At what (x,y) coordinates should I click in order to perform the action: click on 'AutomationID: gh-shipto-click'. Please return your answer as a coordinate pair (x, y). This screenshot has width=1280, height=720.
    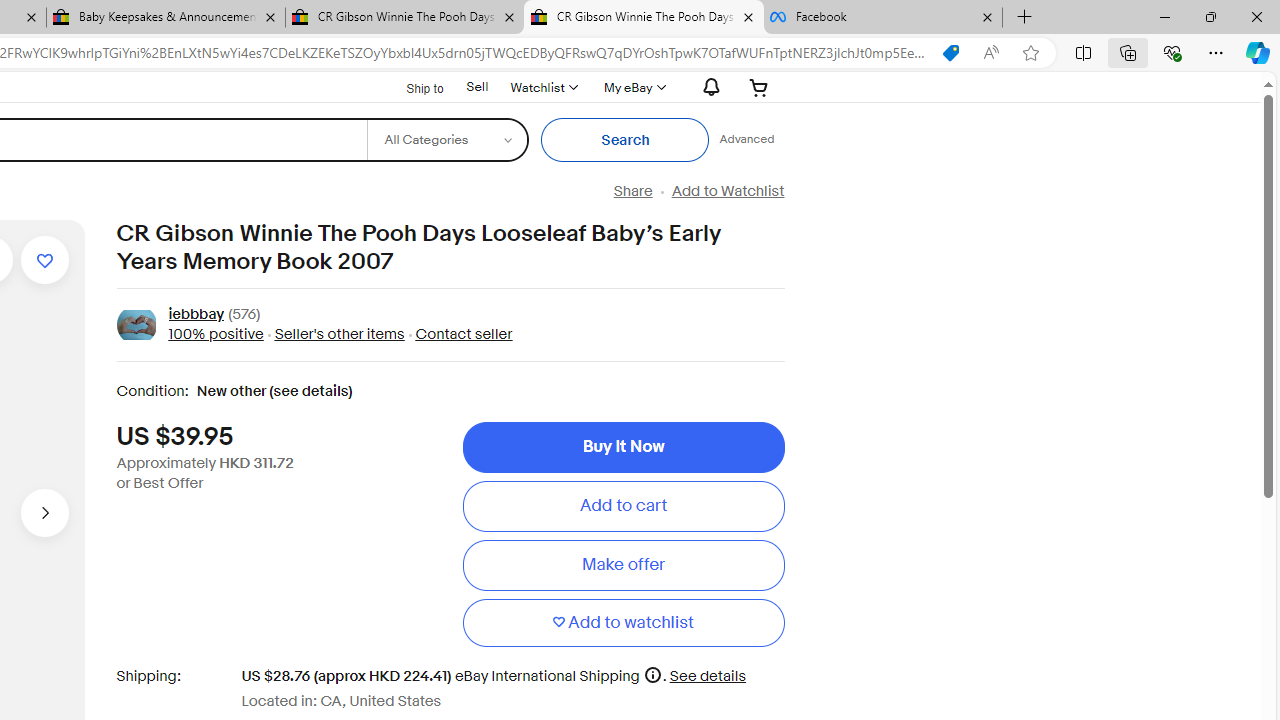
    Looking at the image, I should click on (411, 85).